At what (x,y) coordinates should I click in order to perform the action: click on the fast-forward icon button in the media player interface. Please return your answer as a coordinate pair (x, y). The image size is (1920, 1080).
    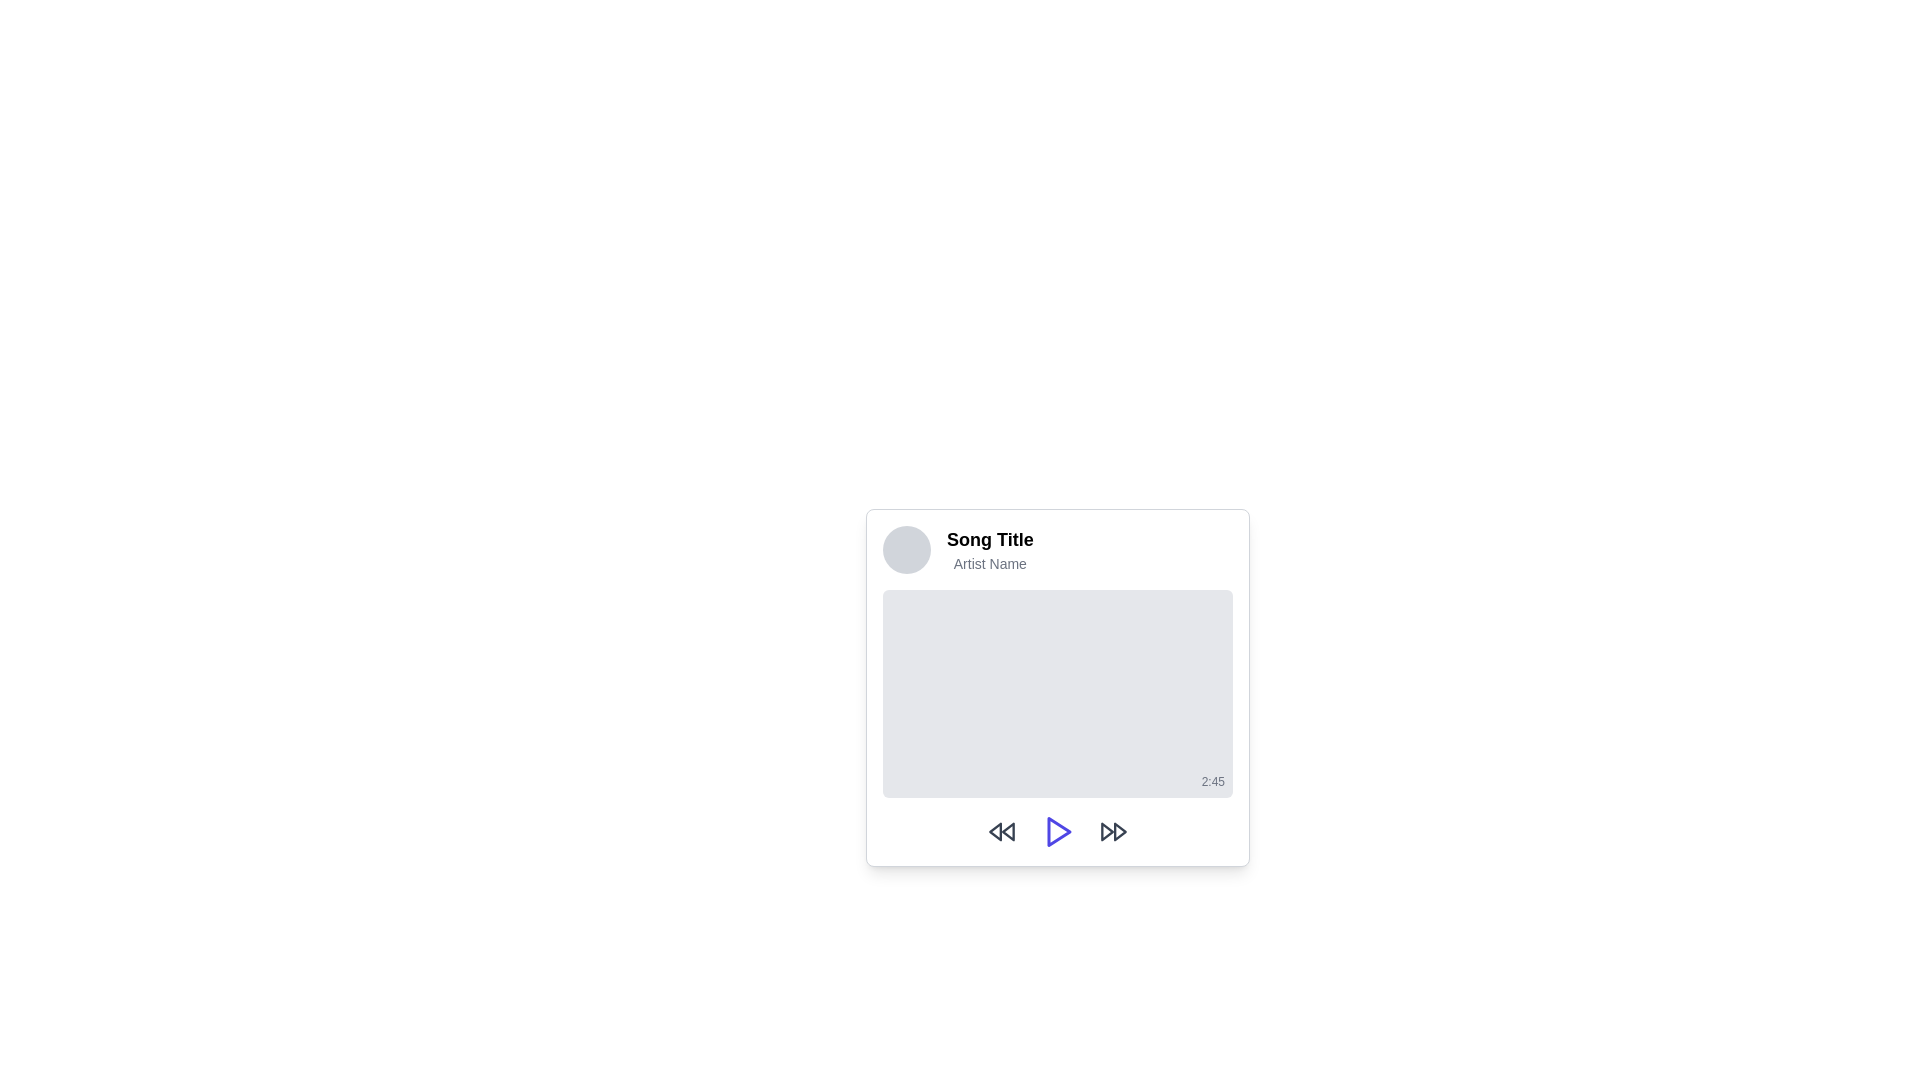
    Looking at the image, I should click on (1112, 832).